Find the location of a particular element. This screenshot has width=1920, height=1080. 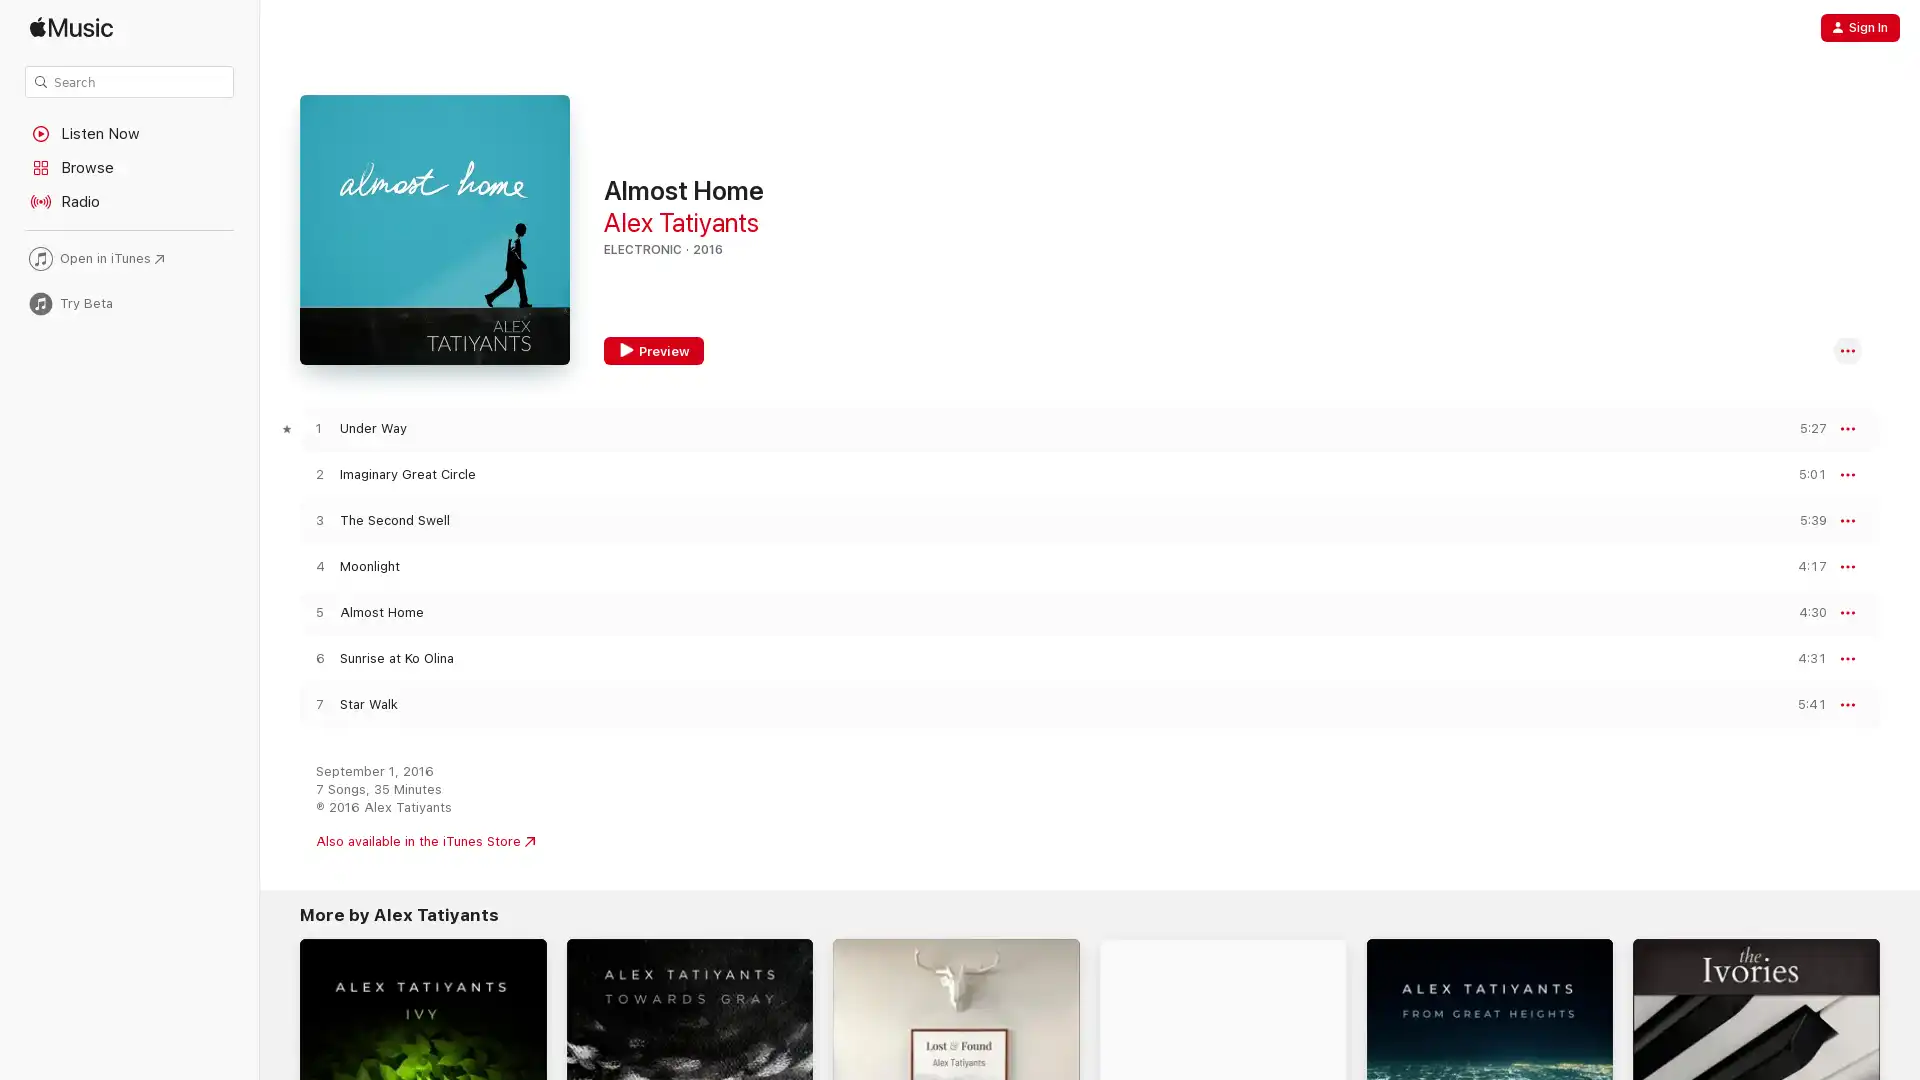

More is located at coordinates (1847, 612).